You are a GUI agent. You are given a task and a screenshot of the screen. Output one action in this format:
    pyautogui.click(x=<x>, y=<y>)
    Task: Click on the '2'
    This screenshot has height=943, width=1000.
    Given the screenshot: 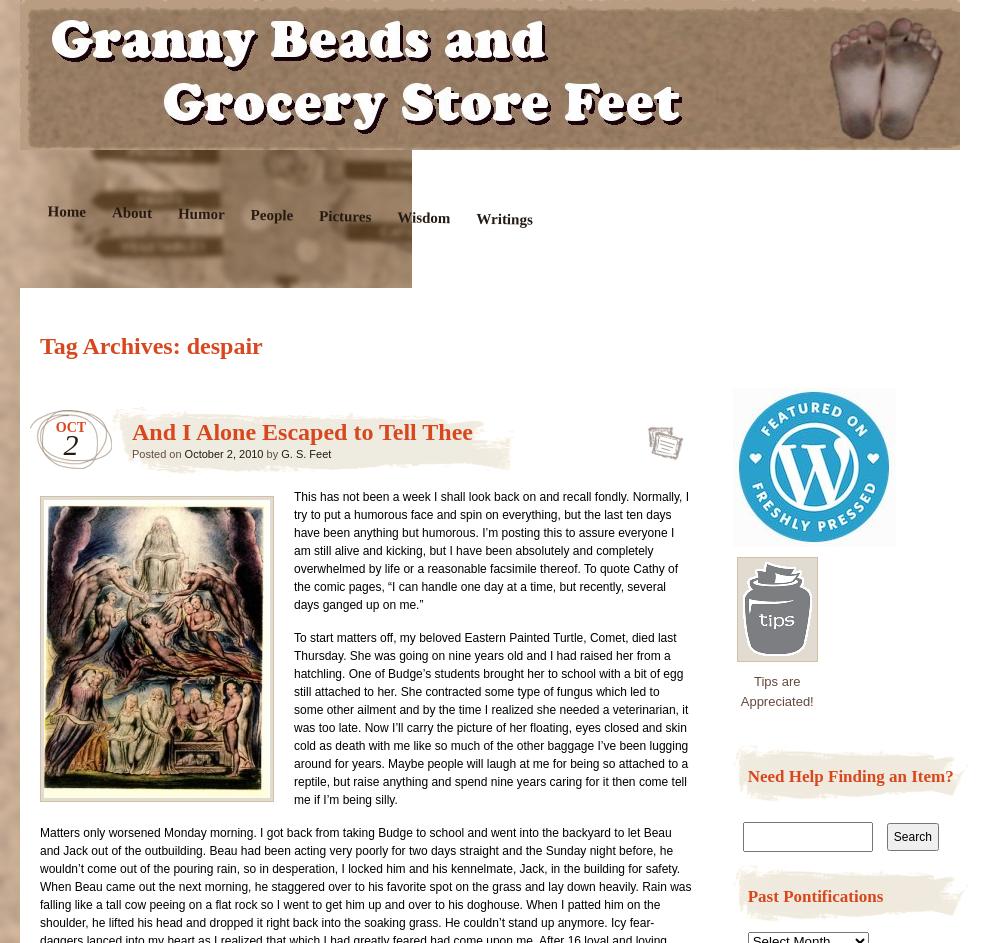 What is the action you would take?
    pyautogui.click(x=62, y=444)
    